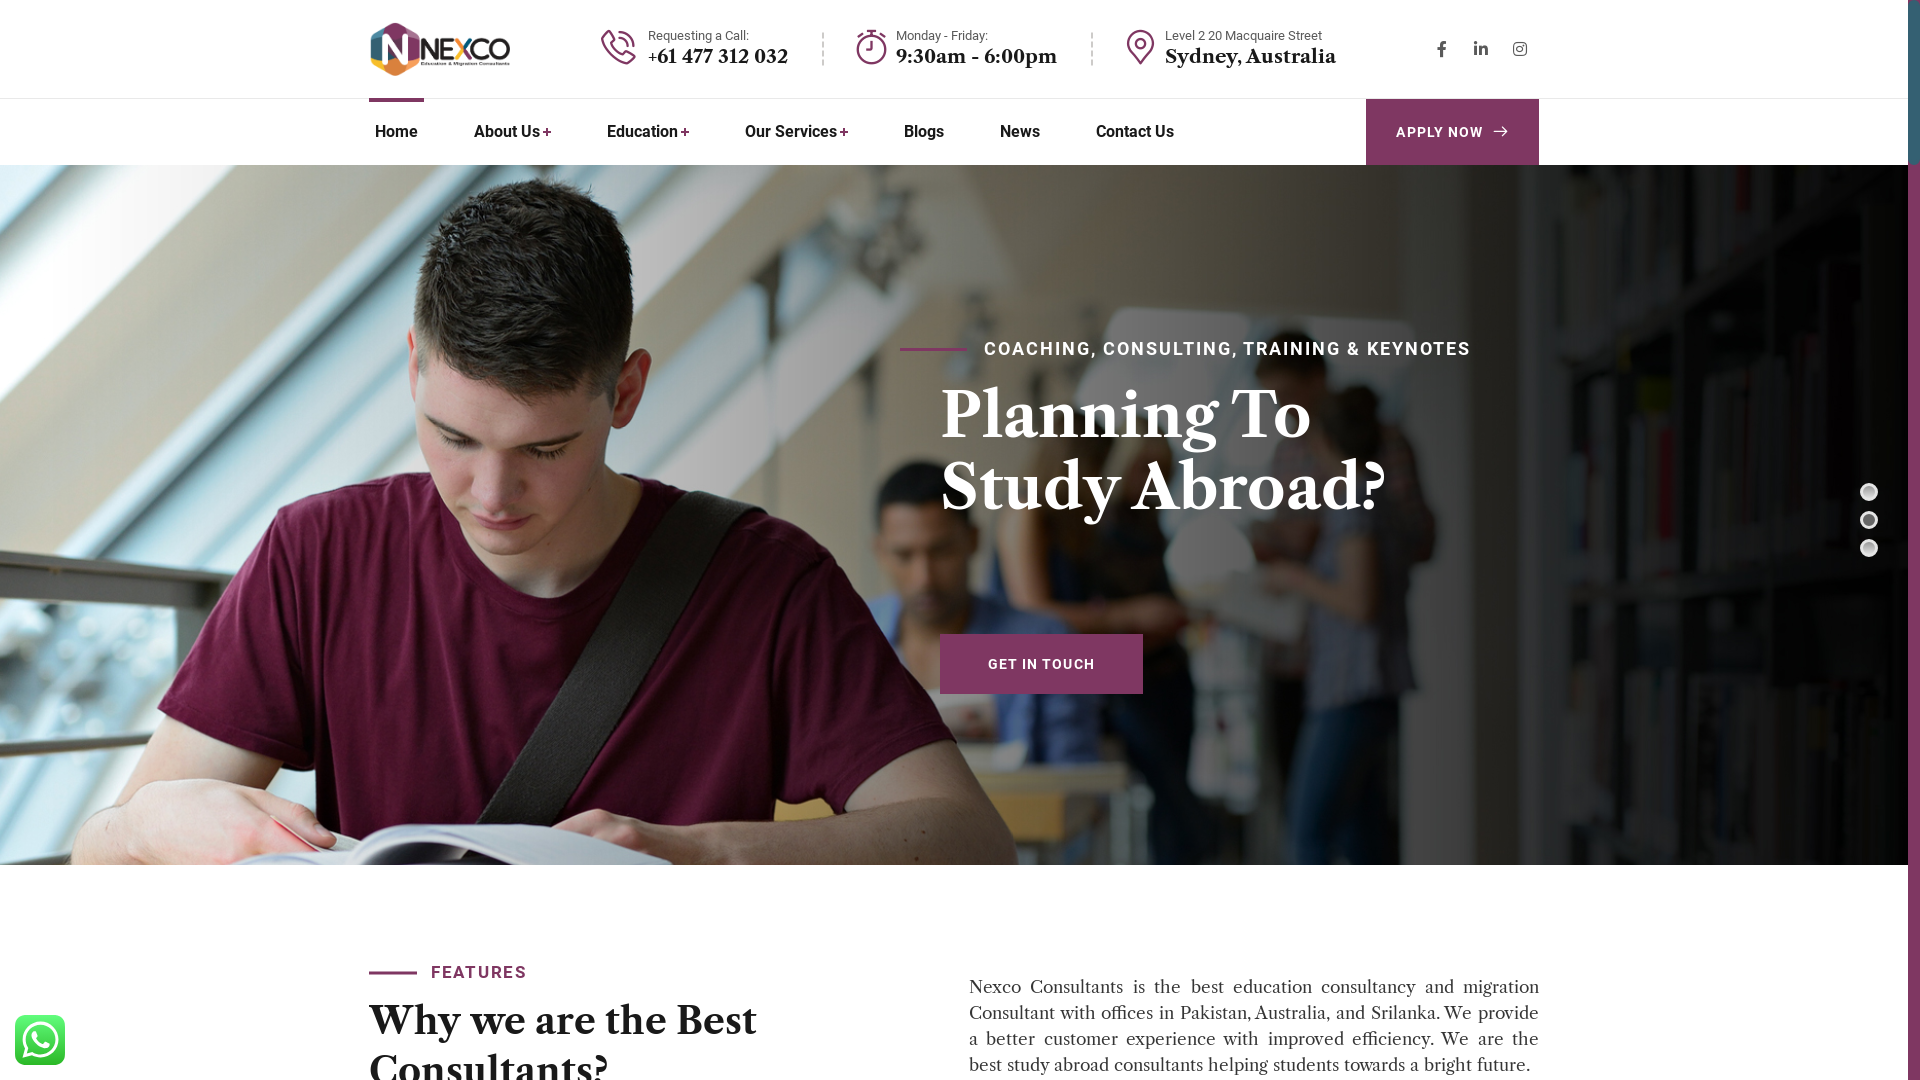 This screenshot has width=1920, height=1080. I want to click on 'APPLY NOW', so click(1452, 131).